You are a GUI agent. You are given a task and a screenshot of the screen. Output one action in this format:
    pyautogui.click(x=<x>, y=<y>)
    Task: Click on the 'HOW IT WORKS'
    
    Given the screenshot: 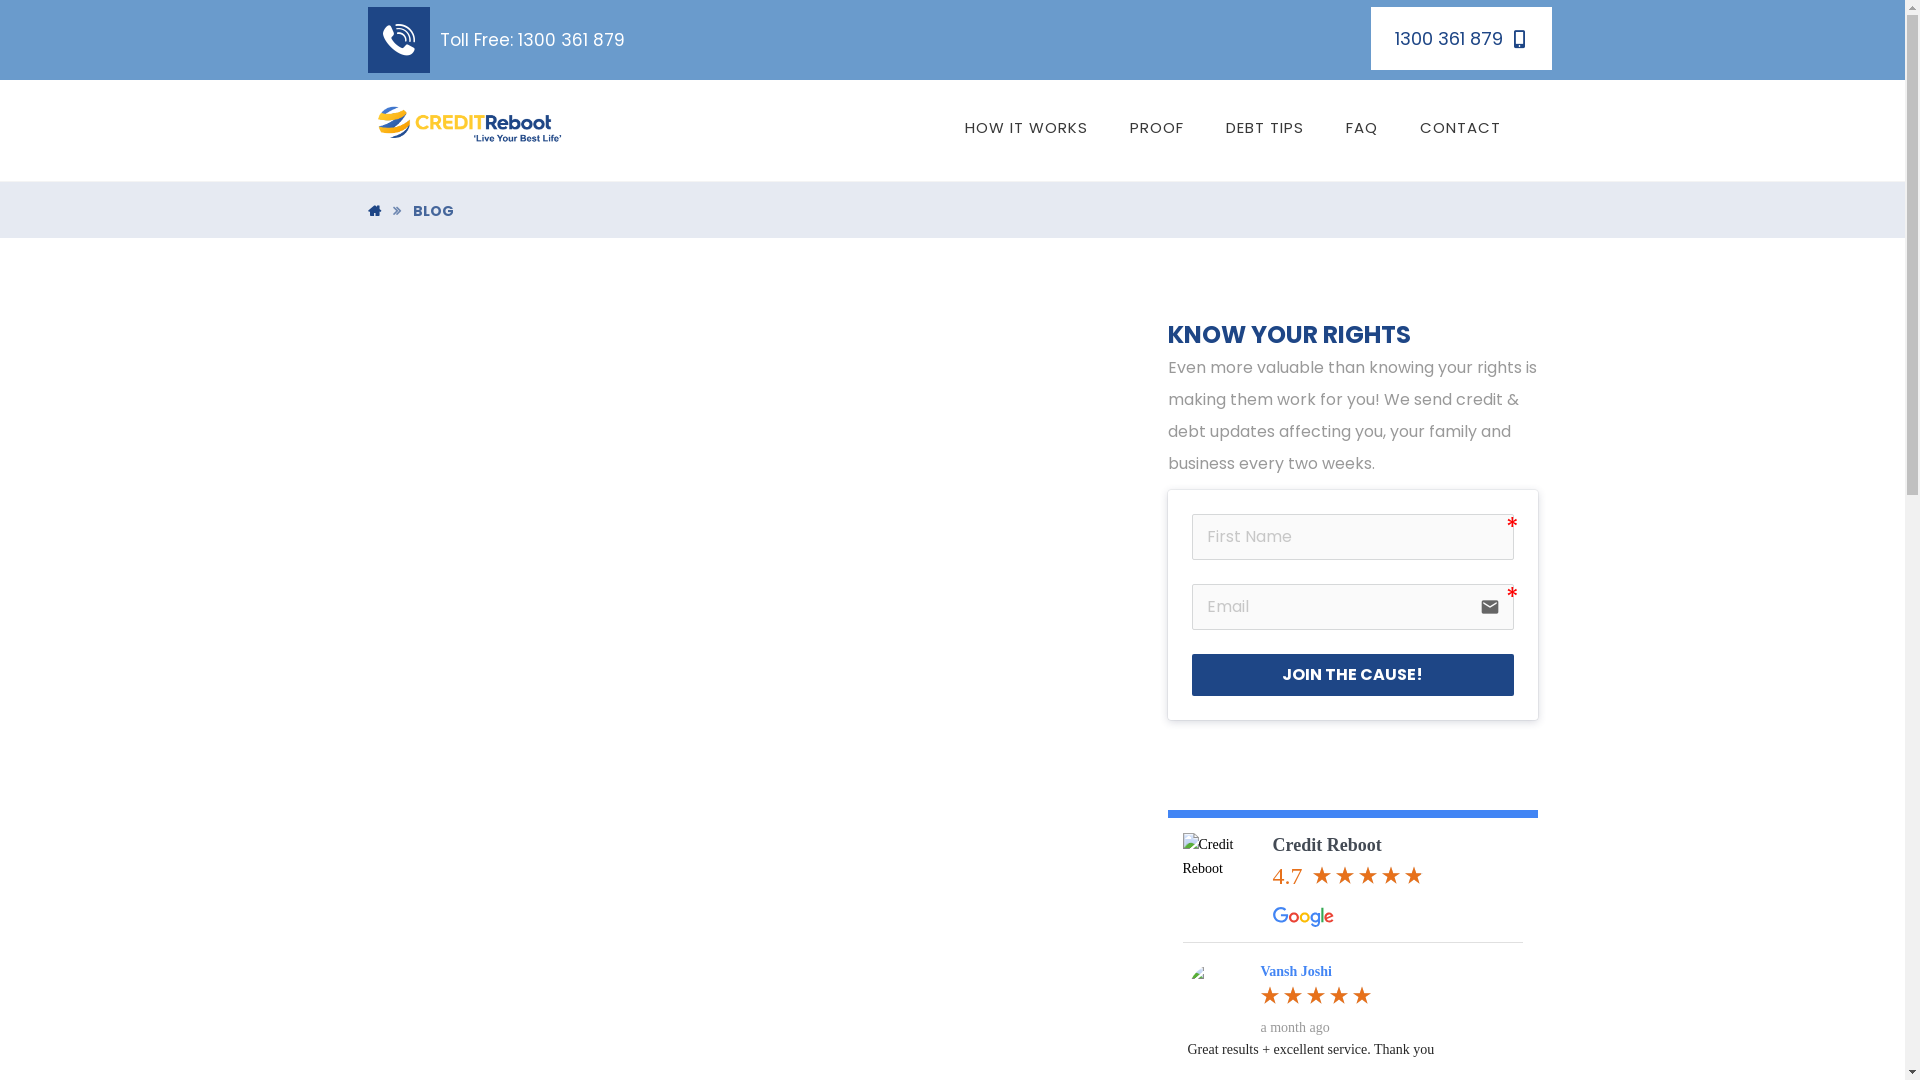 What is the action you would take?
    pyautogui.click(x=1026, y=127)
    